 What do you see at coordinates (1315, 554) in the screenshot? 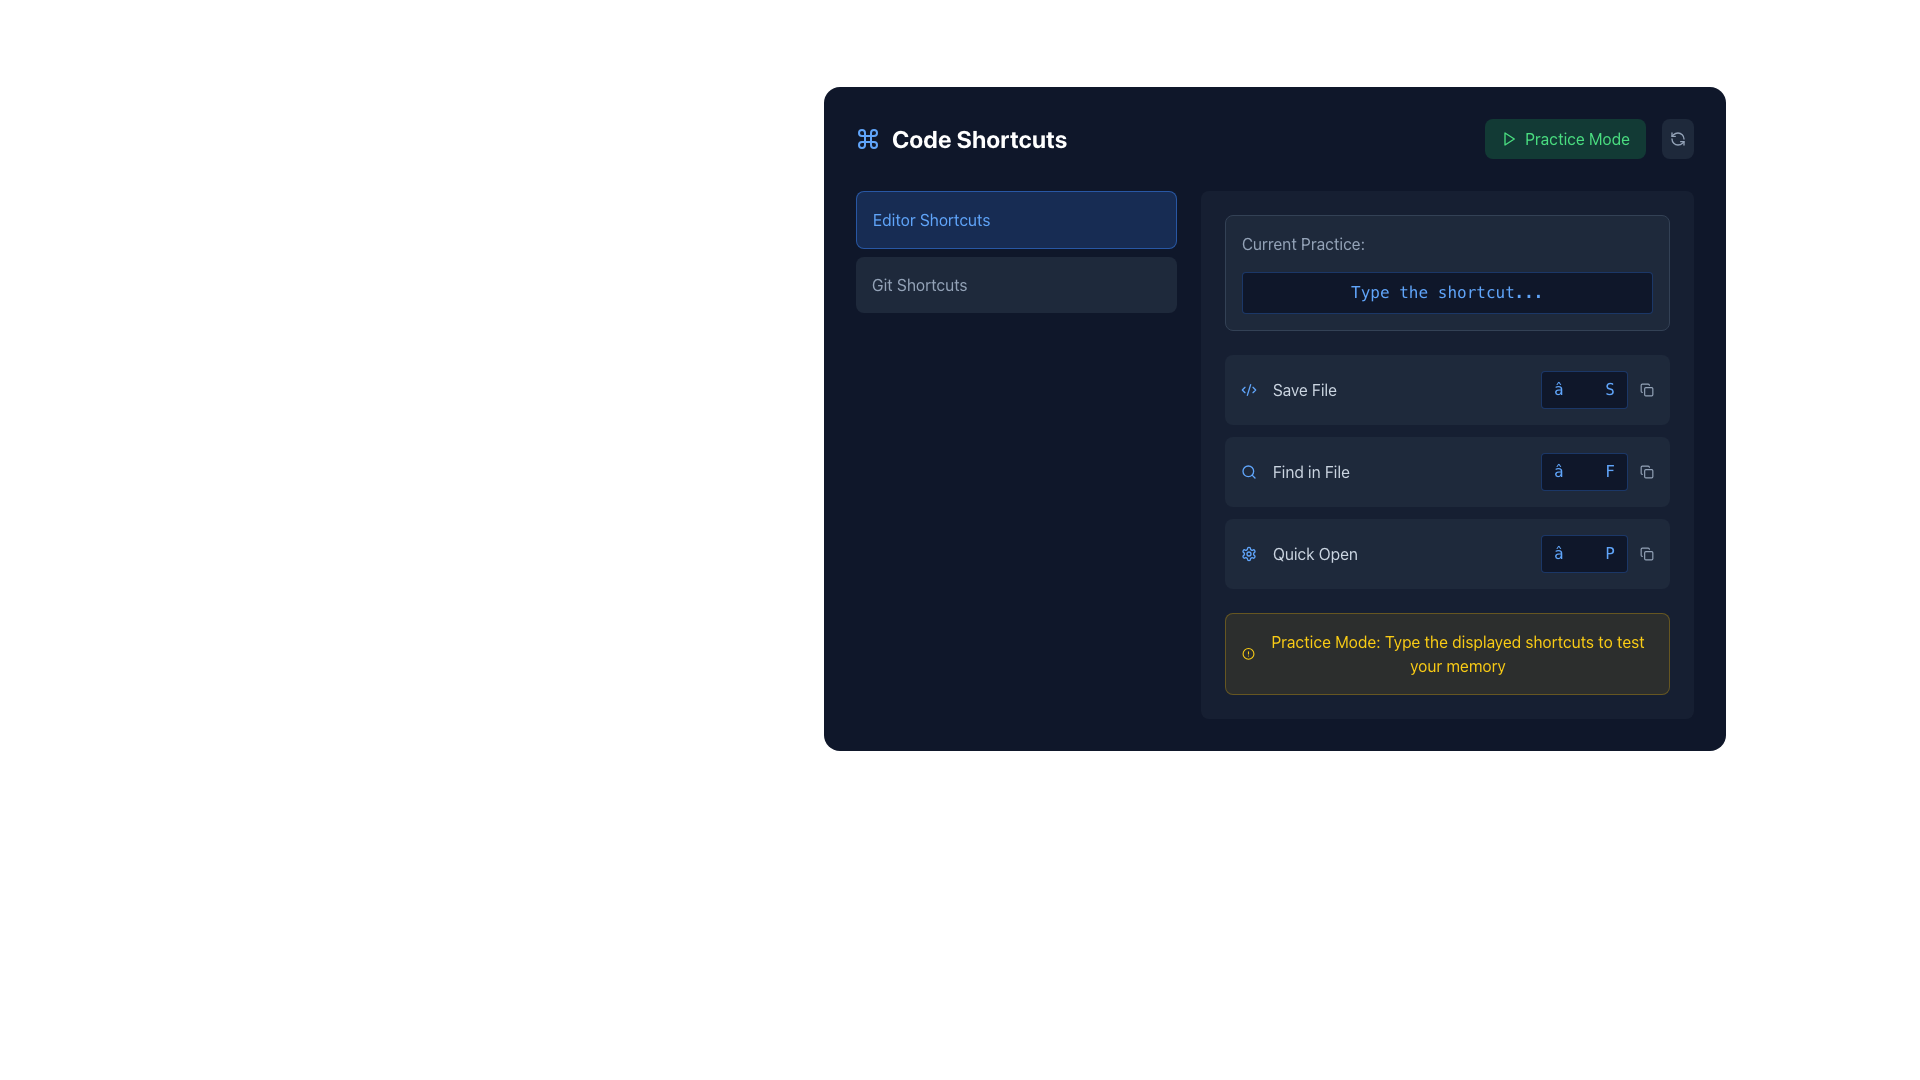
I see `the 'Quick Open' text label, which is styled in light slate color on a dark background` at bounding box center [1315, 554].